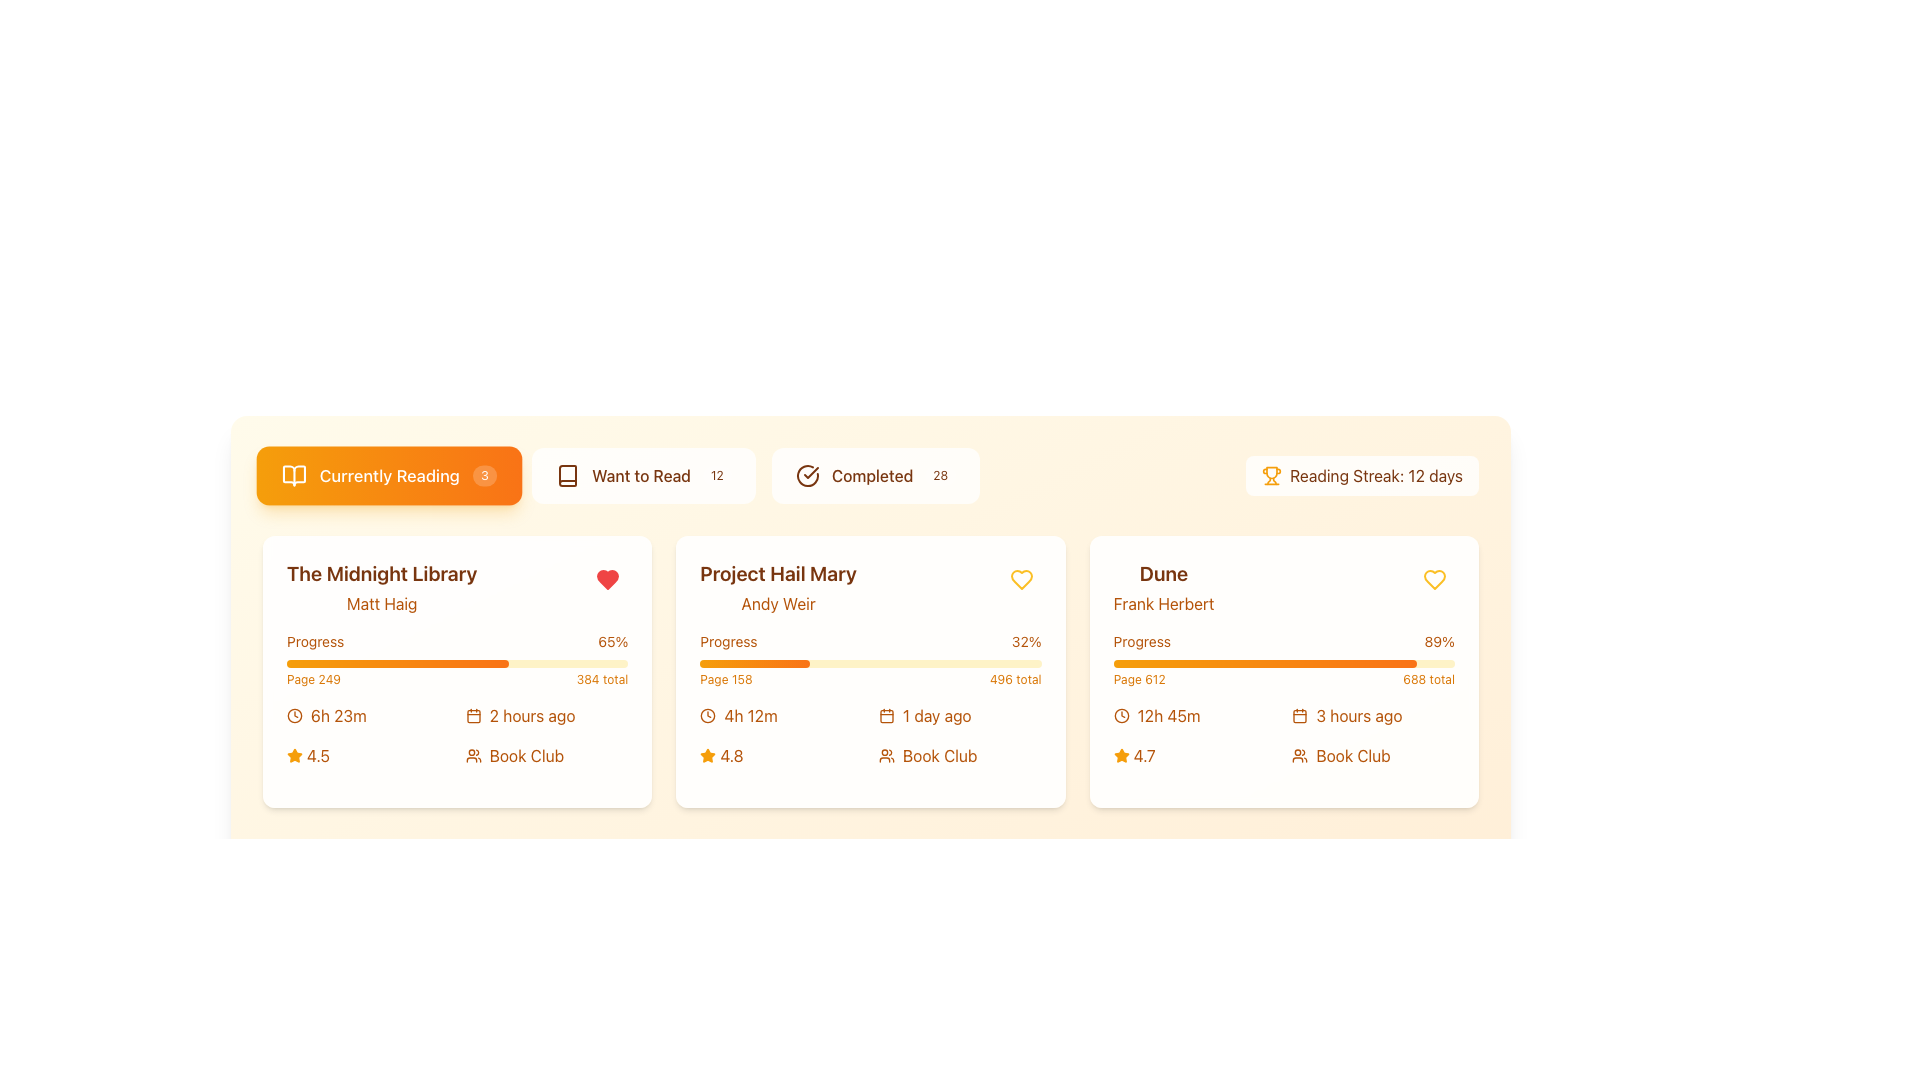  Describe the element at coordinates (547, 715) in the screenshot. I see `the text displaying the time since the respective book activity for 'The Midnight Library' within the 'Currently Reading' section, located below the progress information and beside the rating and book club details` at that location.